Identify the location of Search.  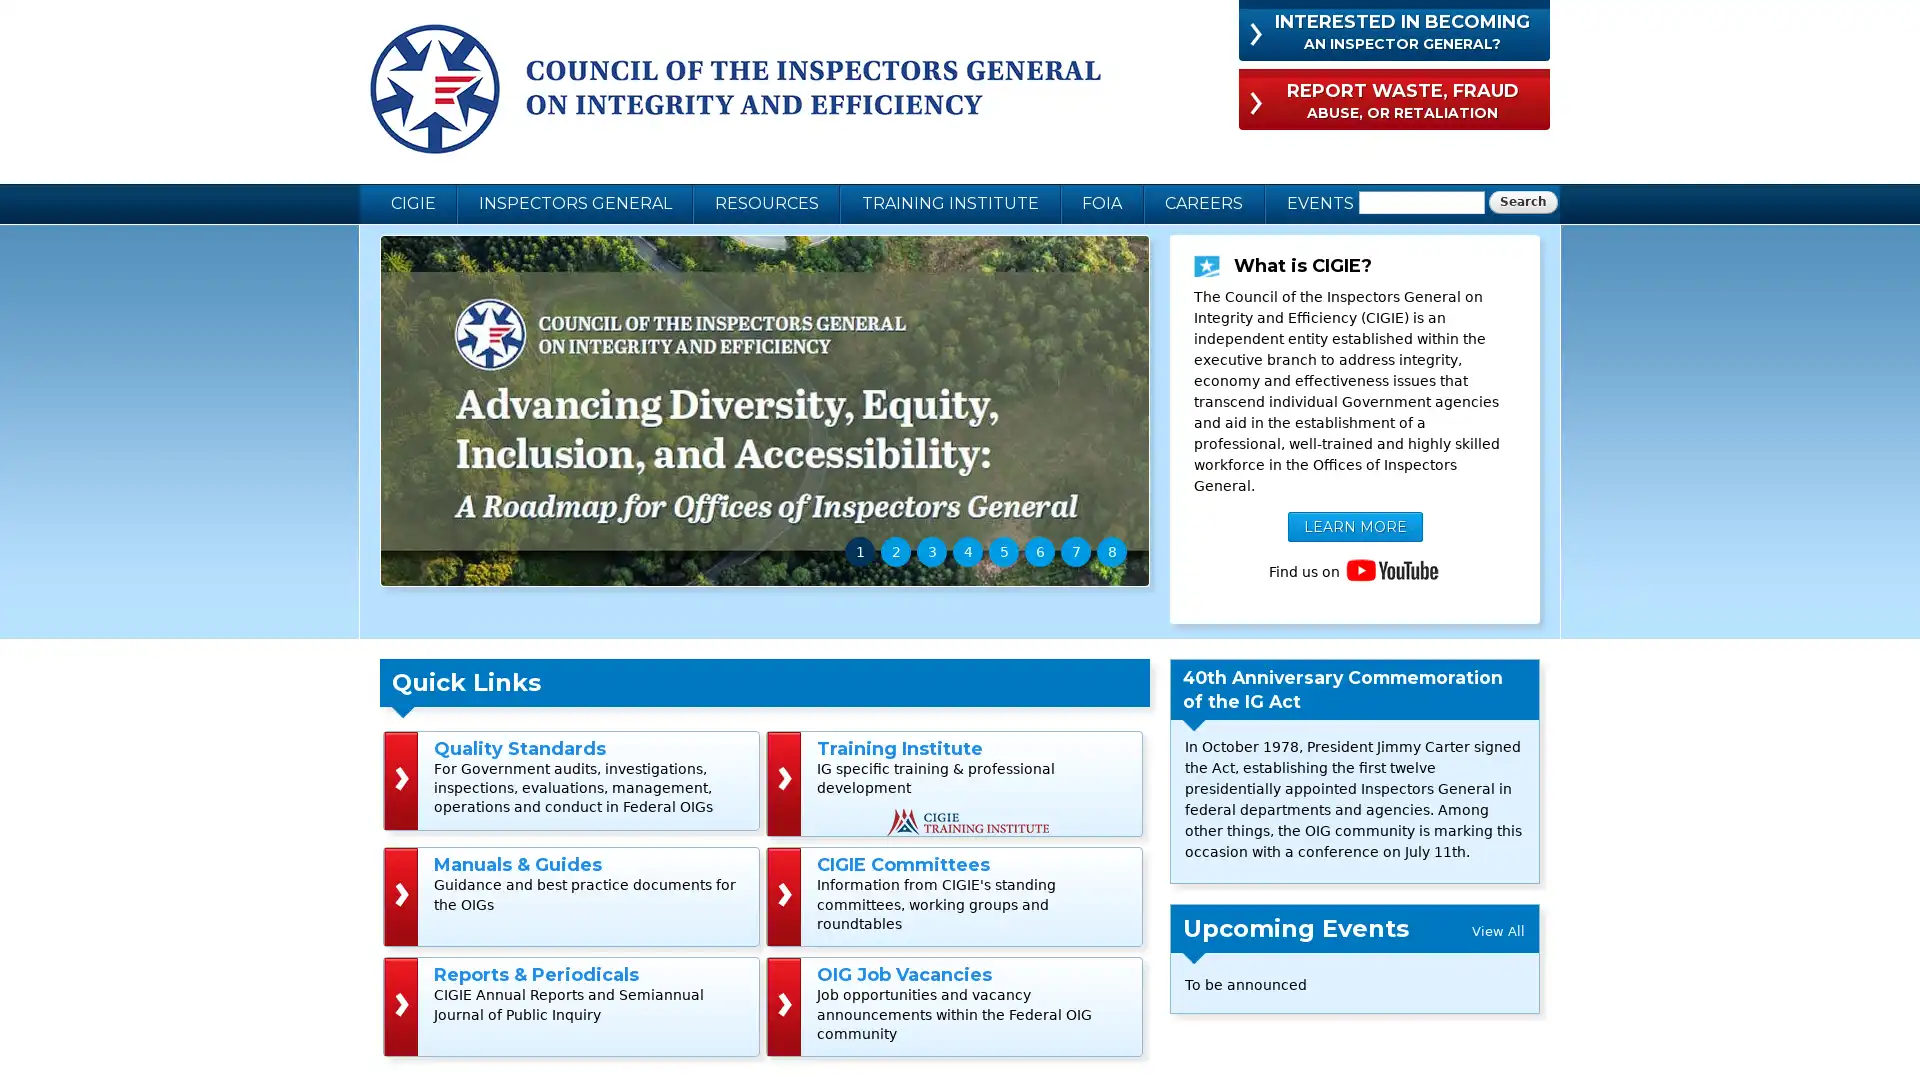
(1522, 202).